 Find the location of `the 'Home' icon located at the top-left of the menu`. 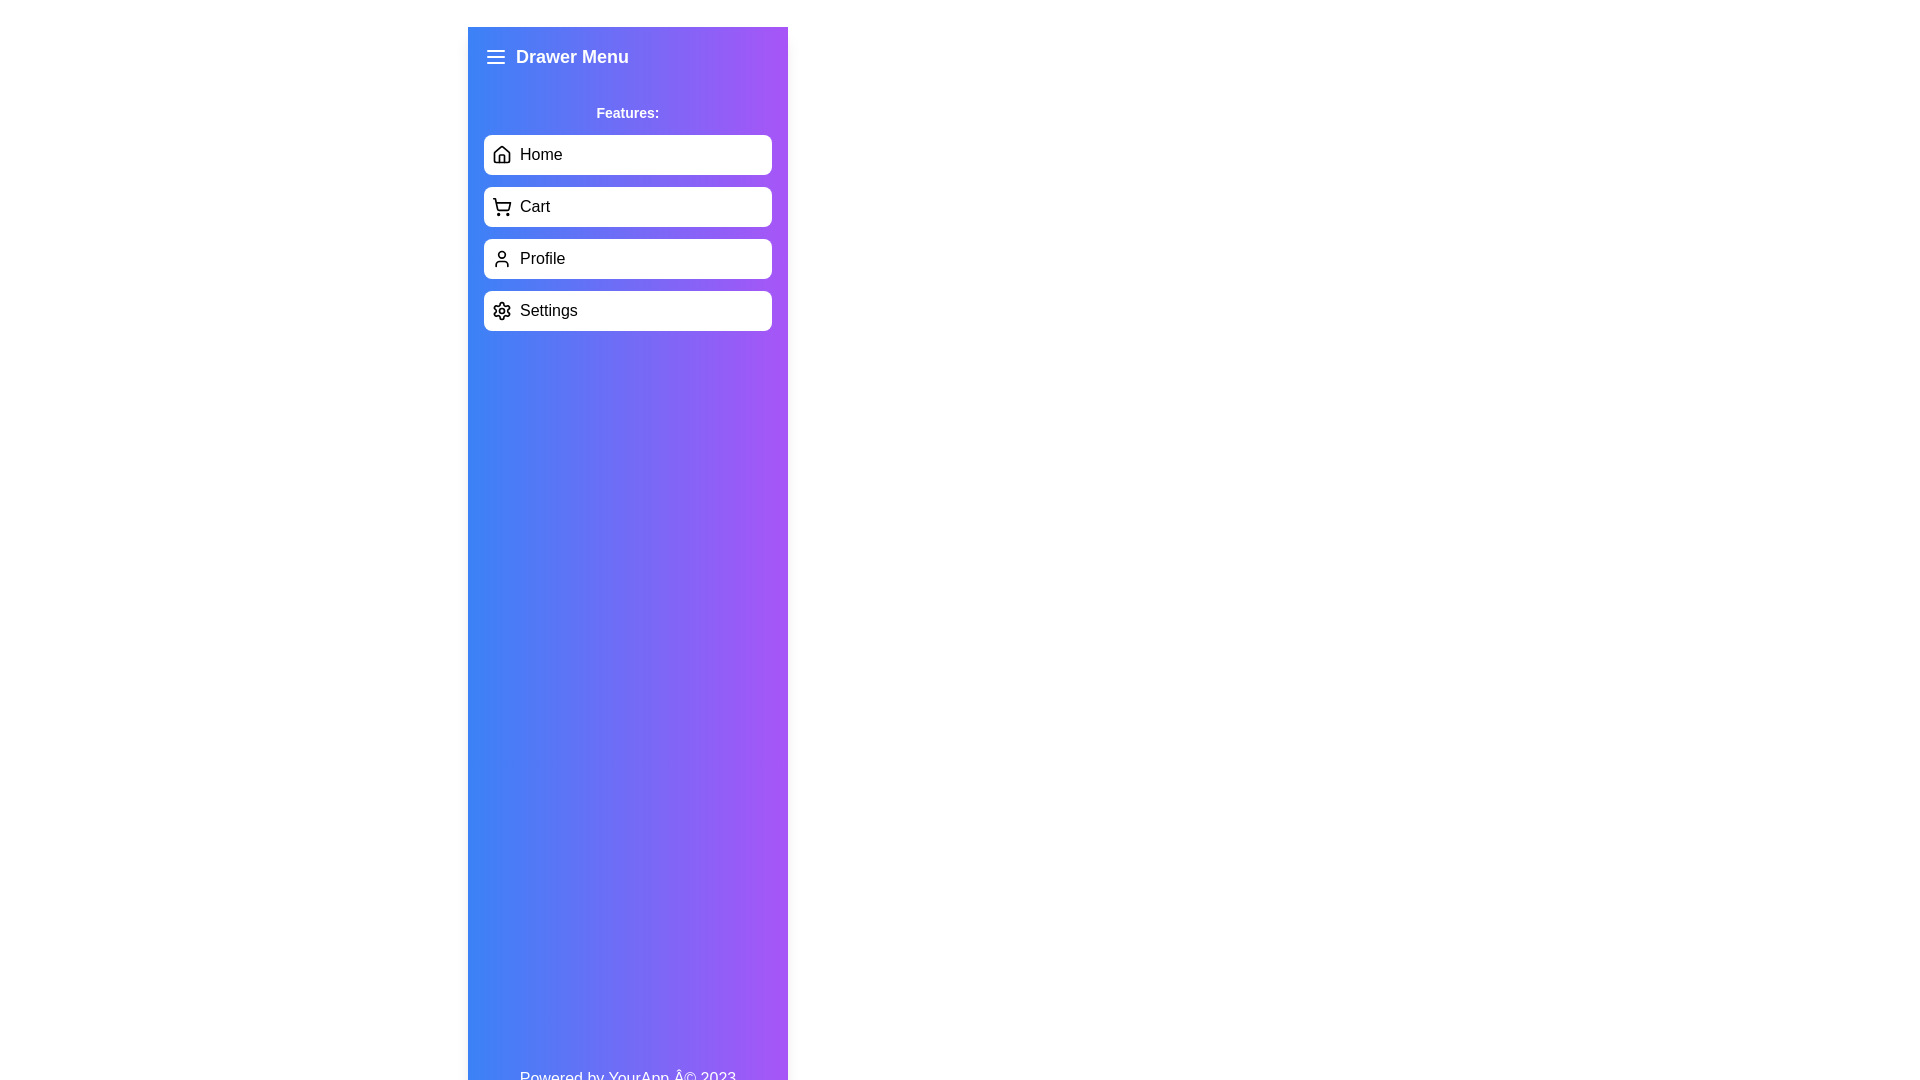

the 'Home' icon located at the top-left of the menu is located at coordinates (502, 153).